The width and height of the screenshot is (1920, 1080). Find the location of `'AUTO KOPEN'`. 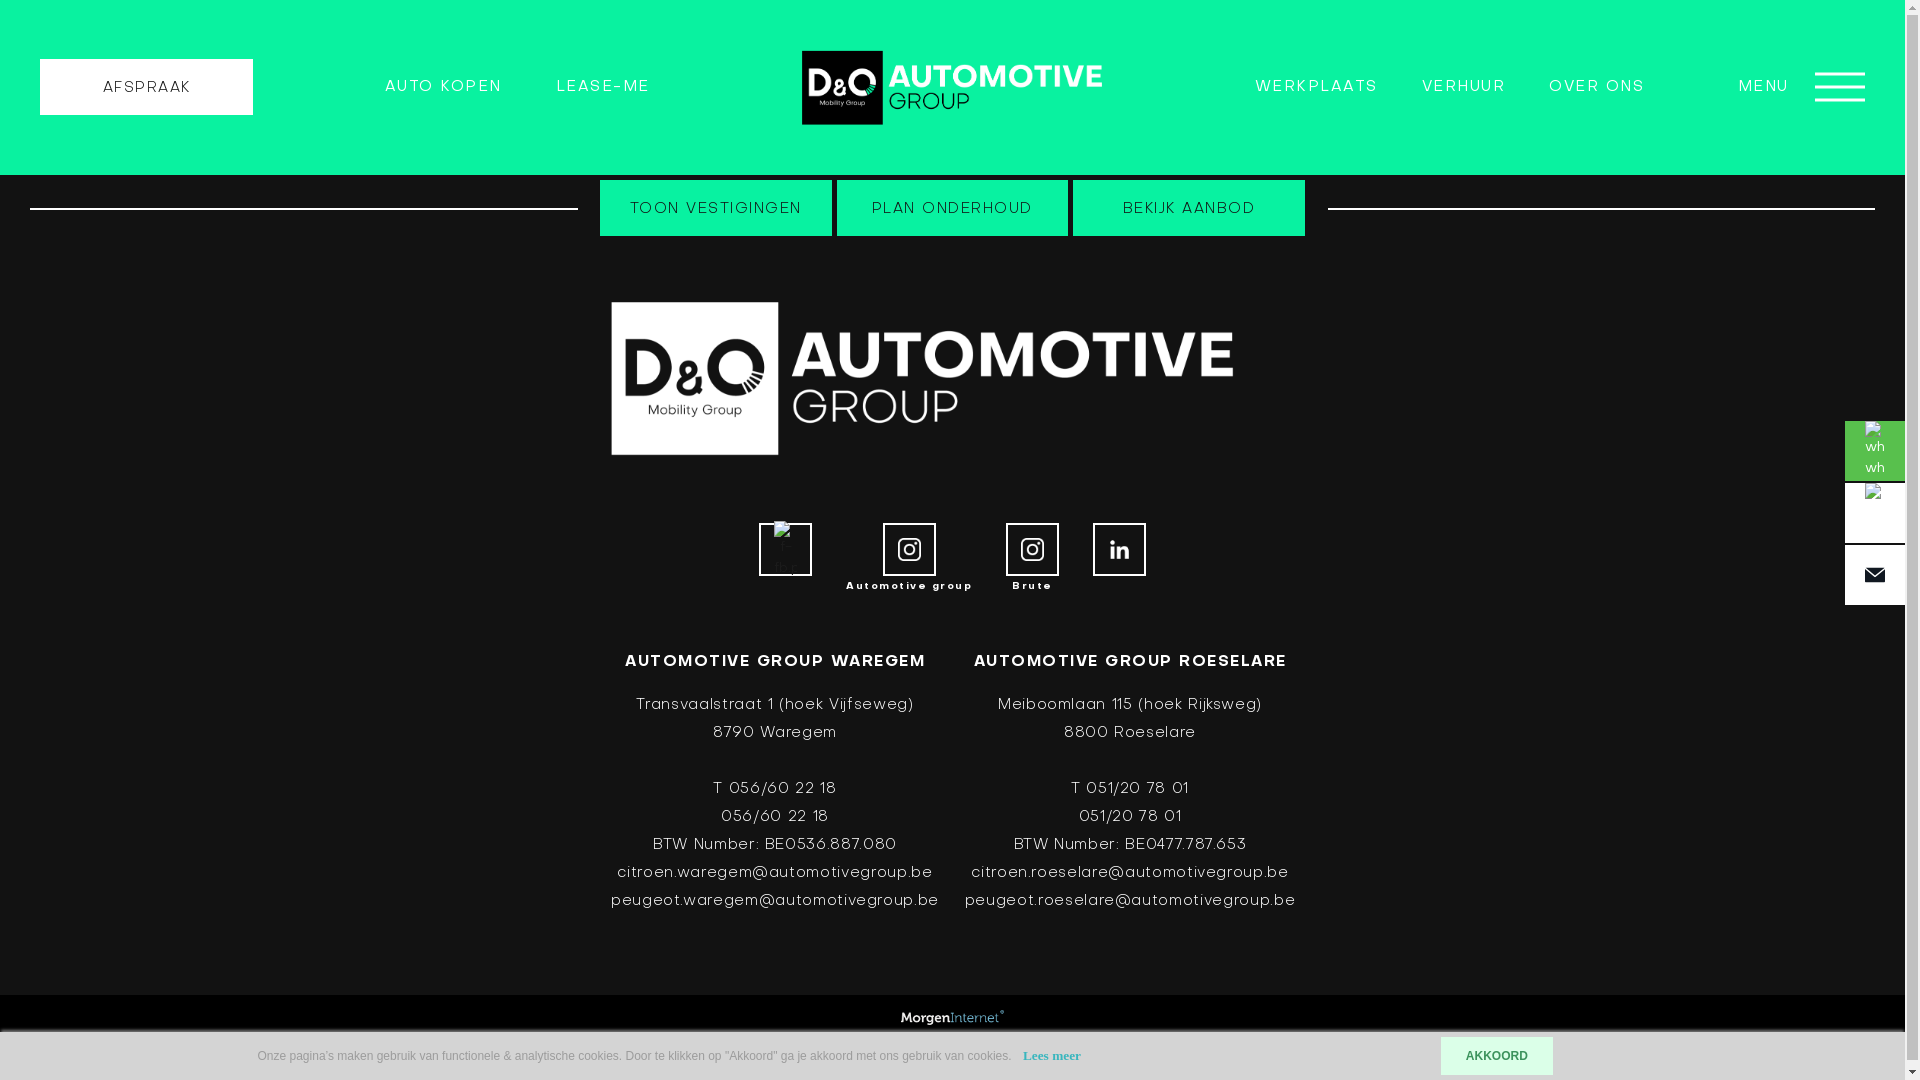

'AUTO KOPEN' is located at coordinates (442, 86).